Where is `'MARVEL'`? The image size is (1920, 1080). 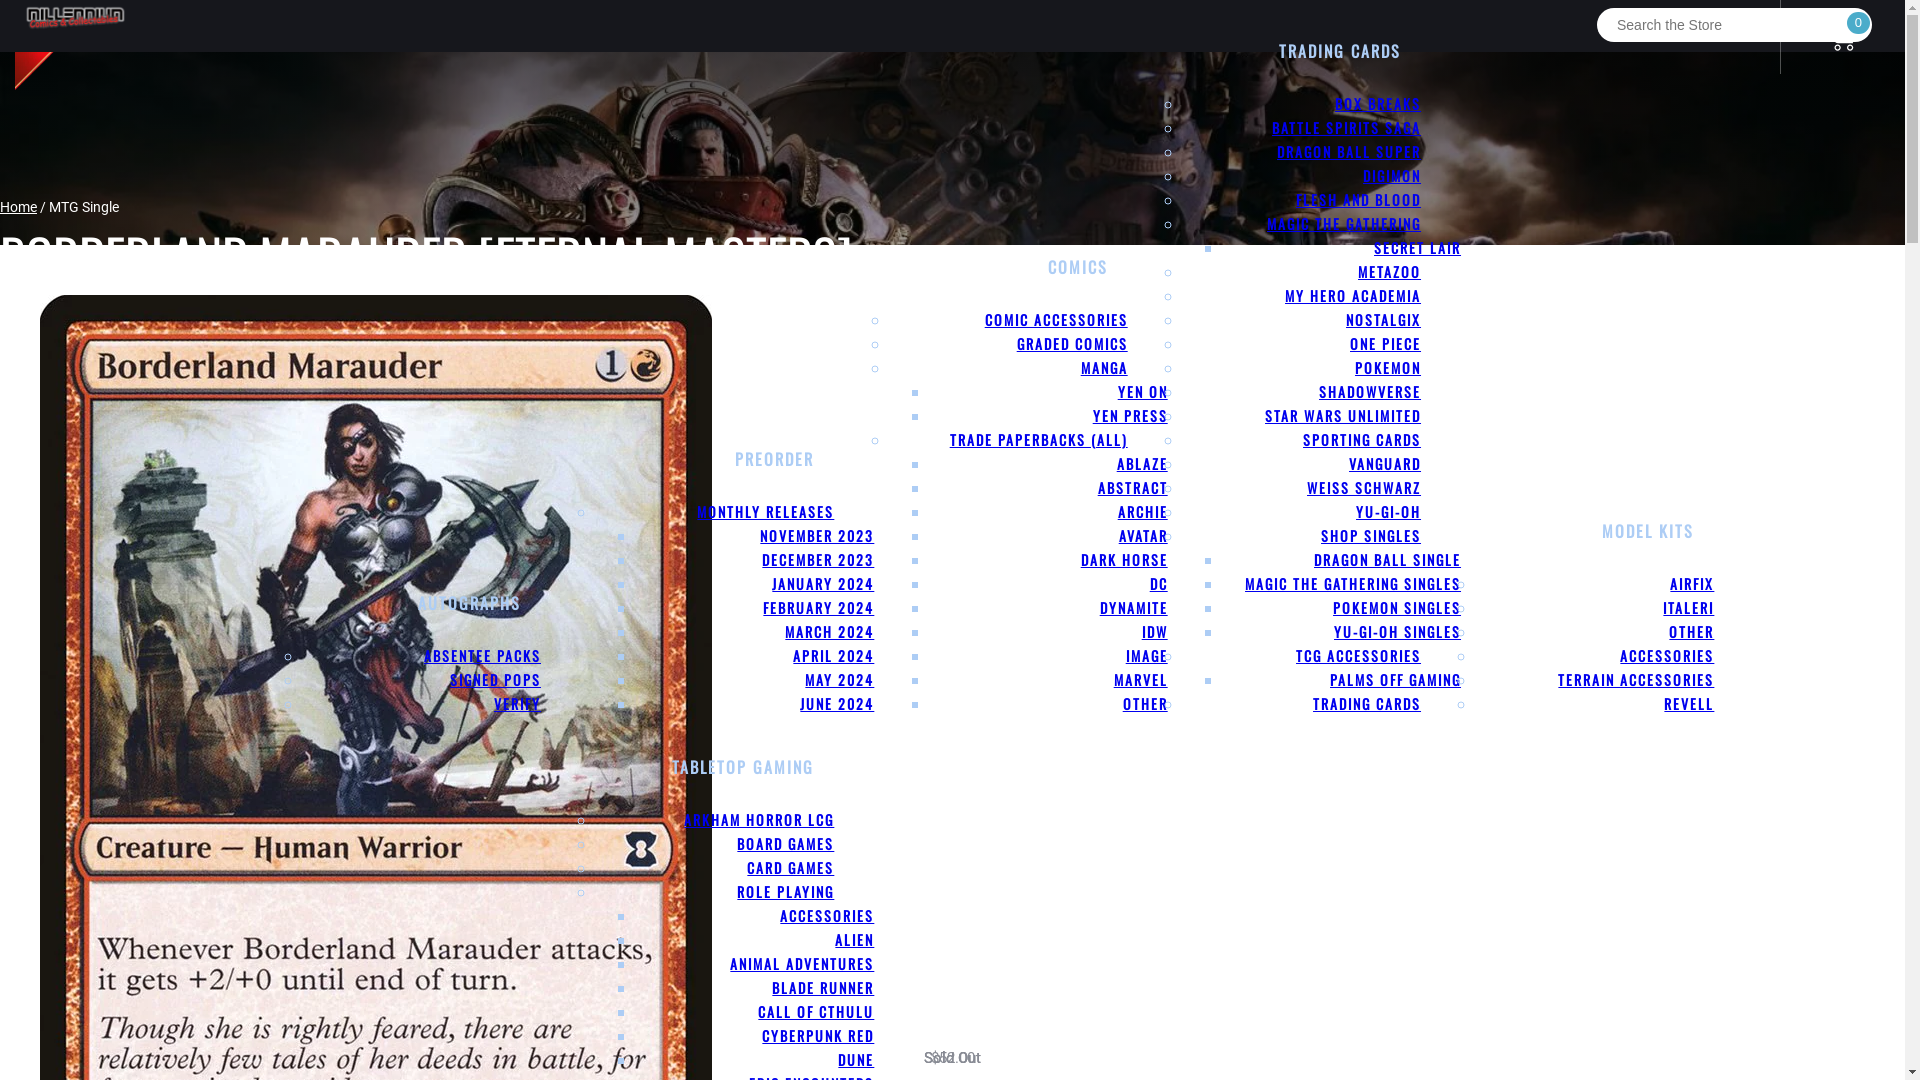 'MARVEL' is located at coordinates (1112, 678).